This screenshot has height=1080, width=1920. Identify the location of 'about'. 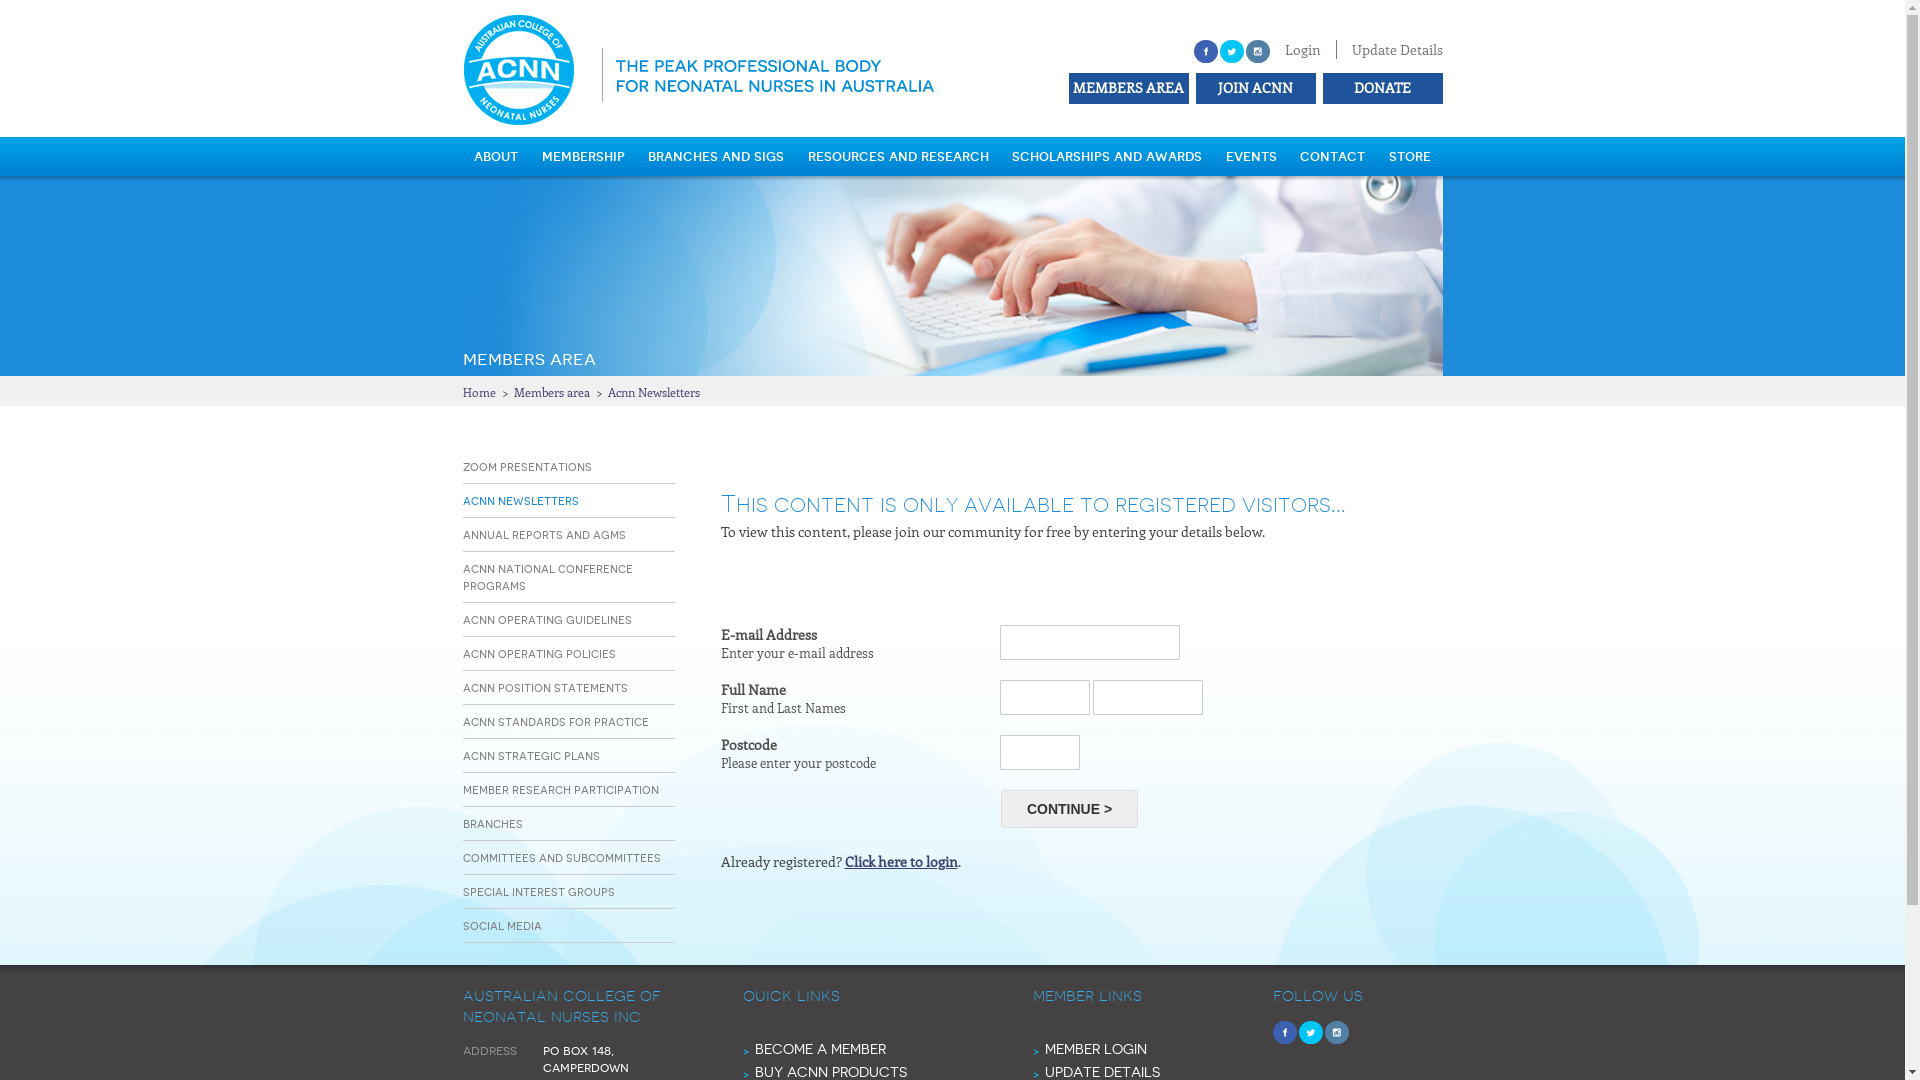
(495, 155).